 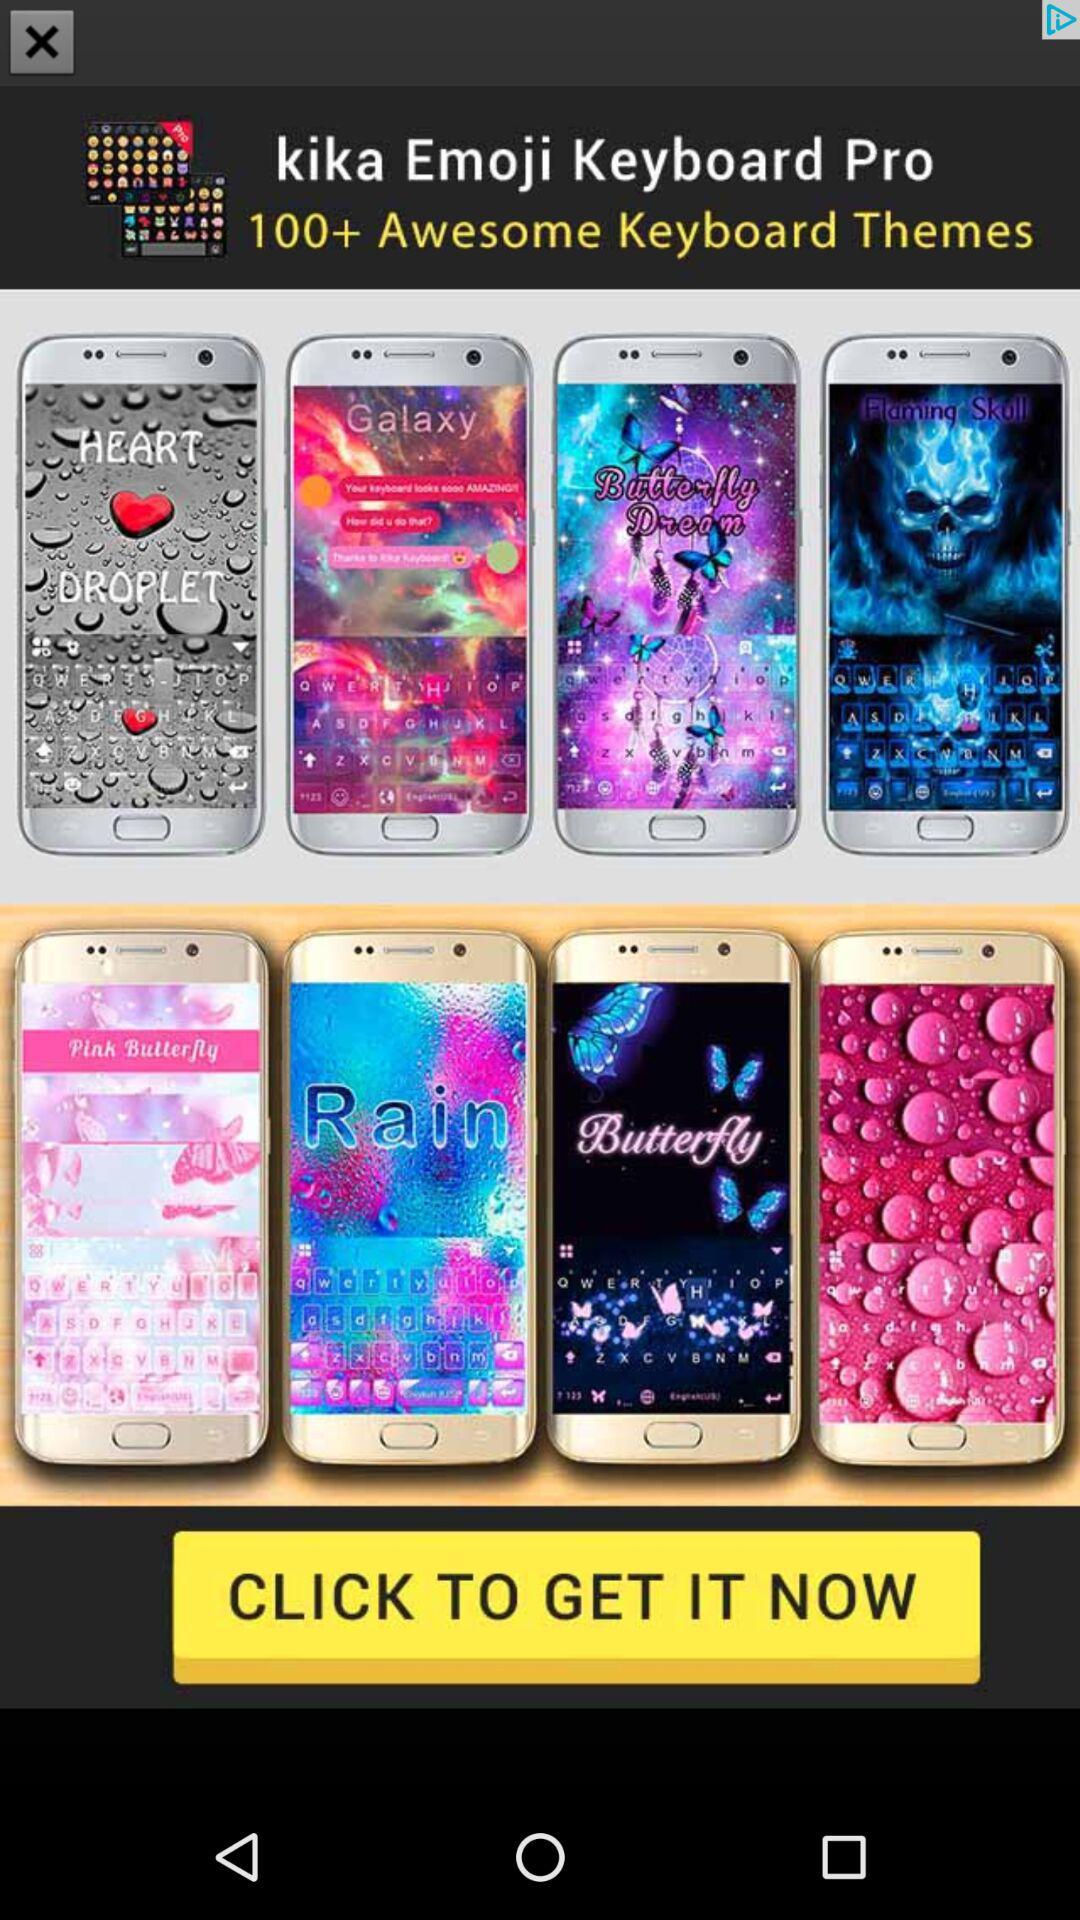 What do you see at coordinates (42, 44) in the screenshot?
I see `the close icon` at bounding box center [42, 44].